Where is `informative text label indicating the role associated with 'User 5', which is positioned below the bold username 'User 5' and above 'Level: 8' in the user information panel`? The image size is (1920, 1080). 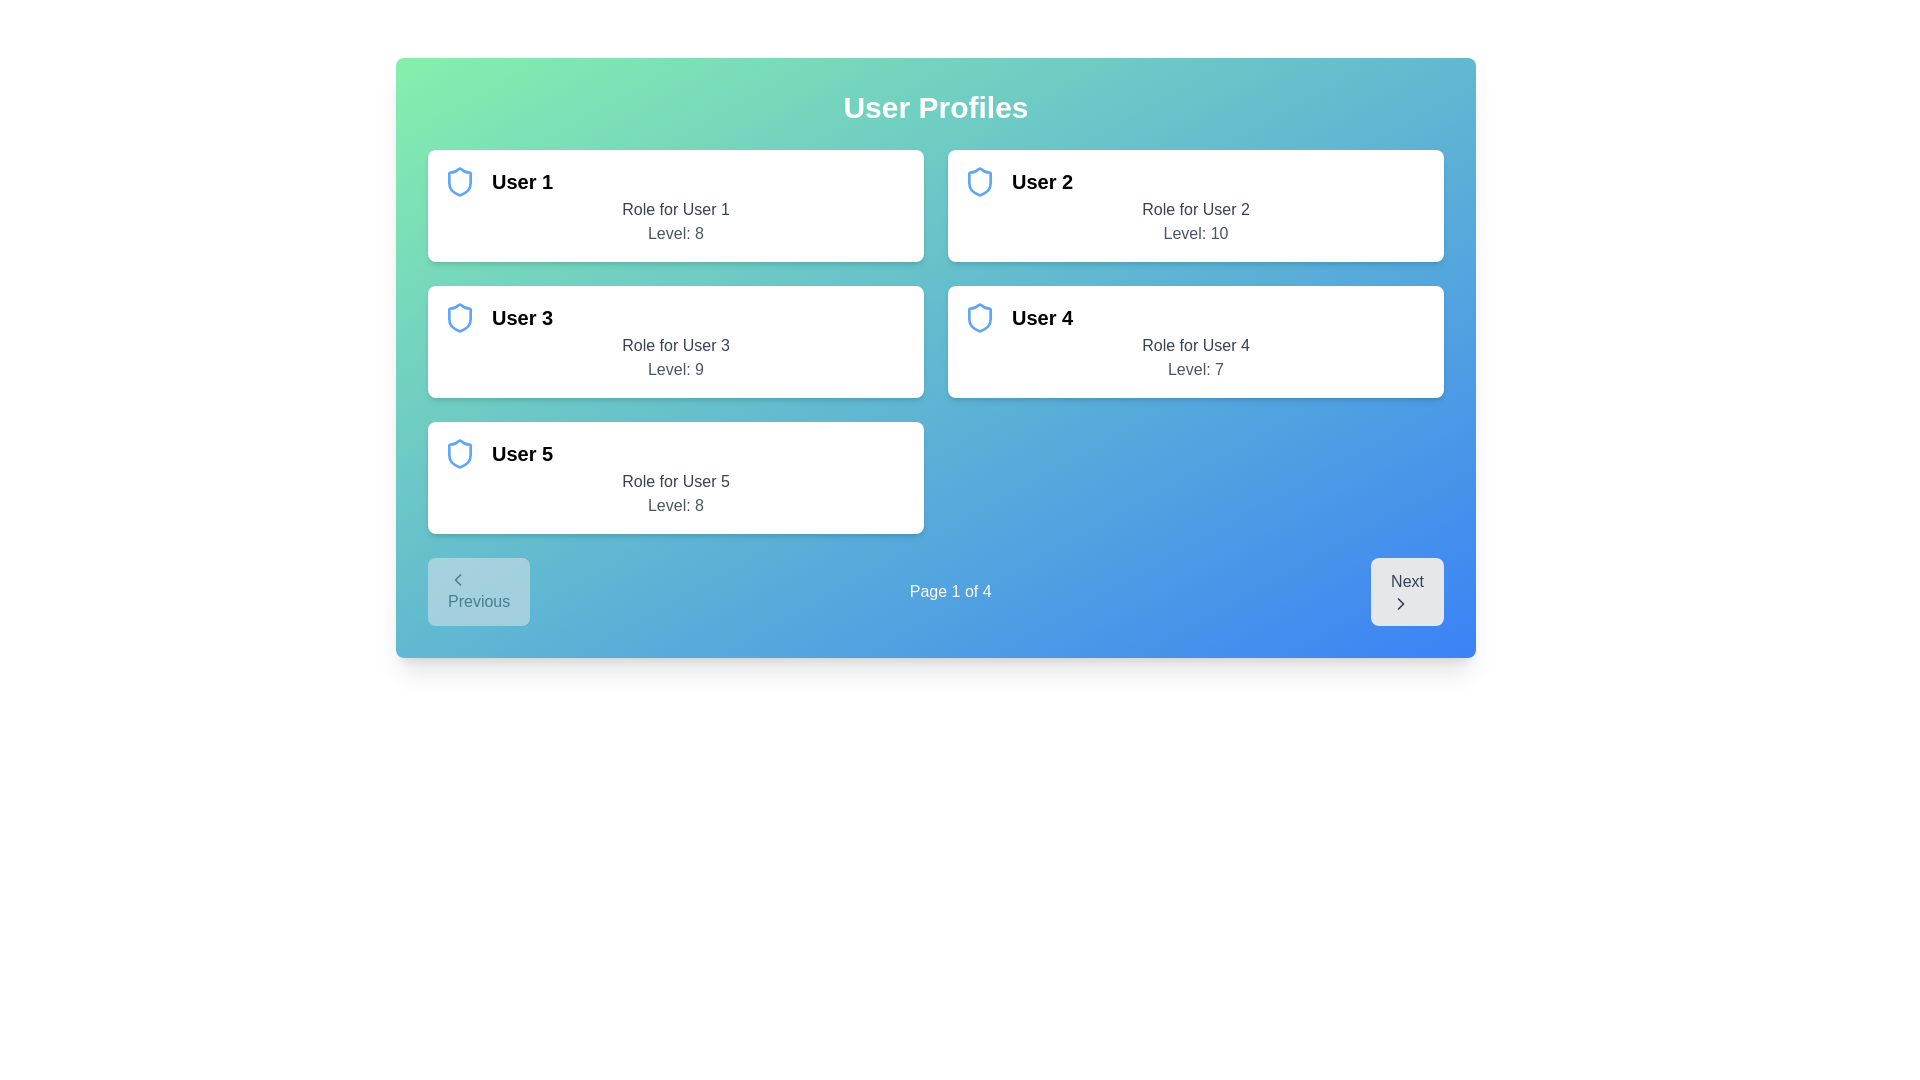 informative text label indicating the role associated with 'User 5', which is positioned below the bold username 'User 5' and above 'Level: 8' in the user information panel is located at coordinates (676, 482).